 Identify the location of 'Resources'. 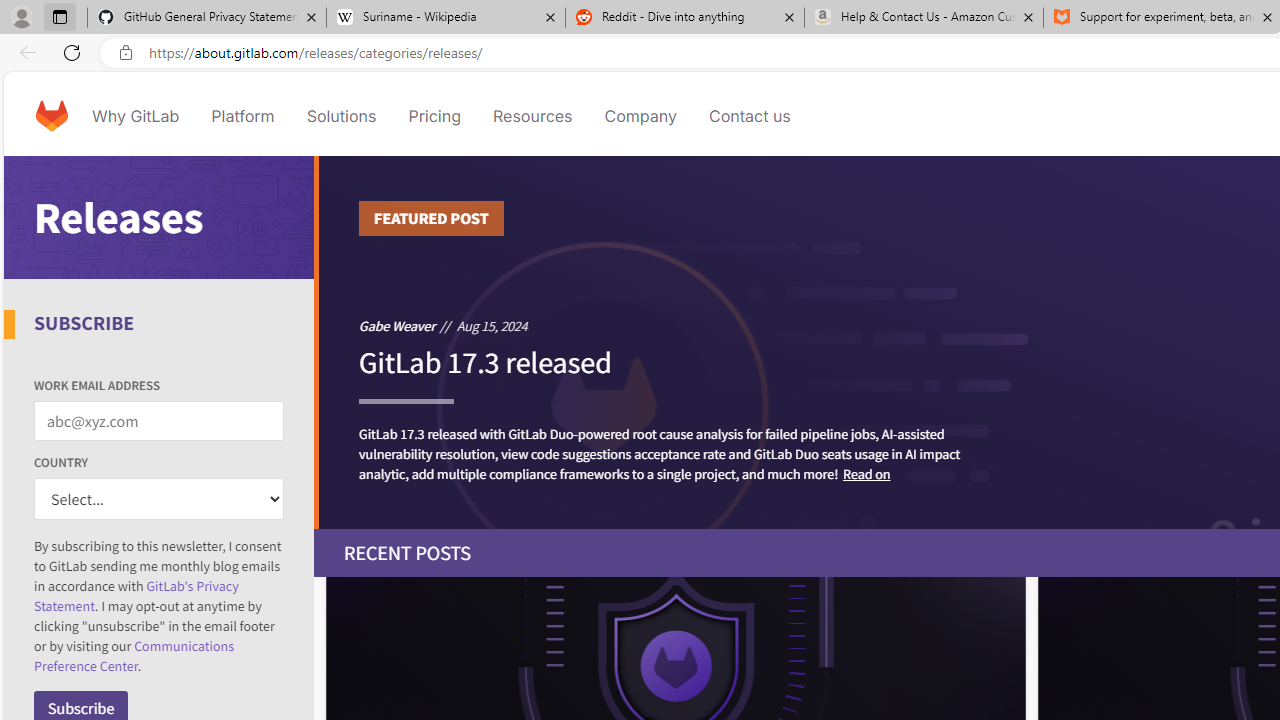
(532, 115).